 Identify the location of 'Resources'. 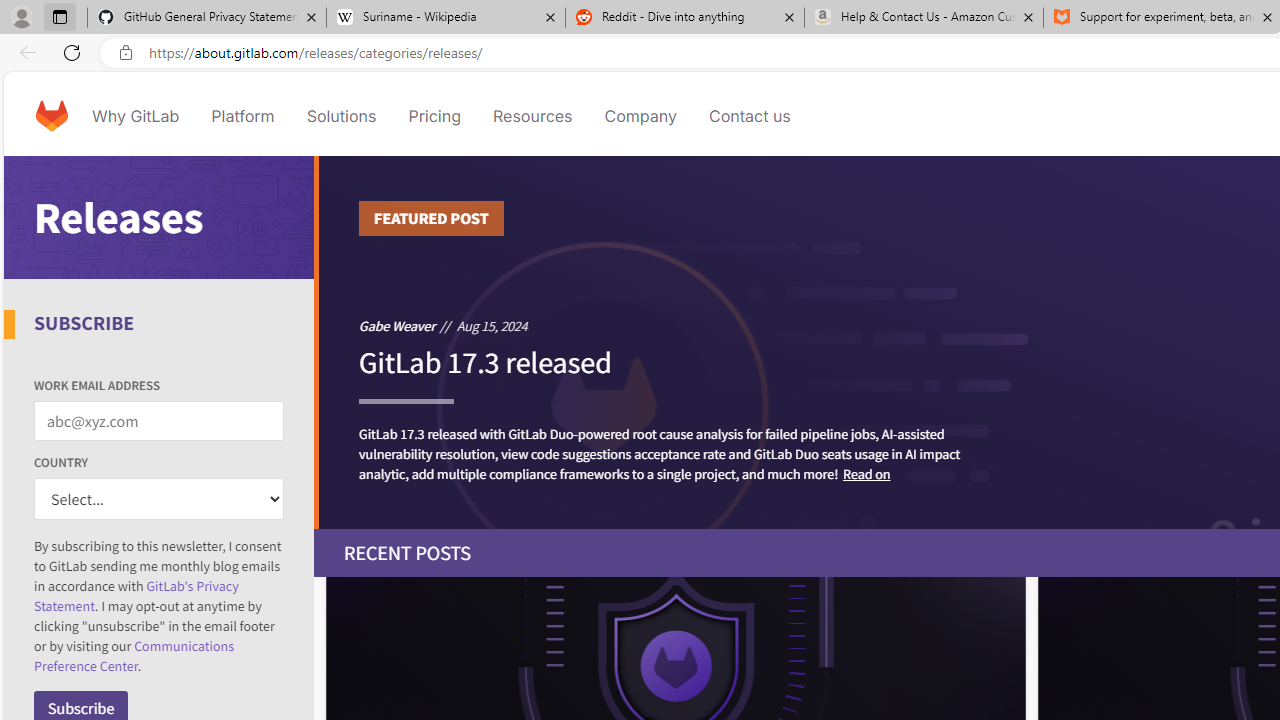
(532, 115).